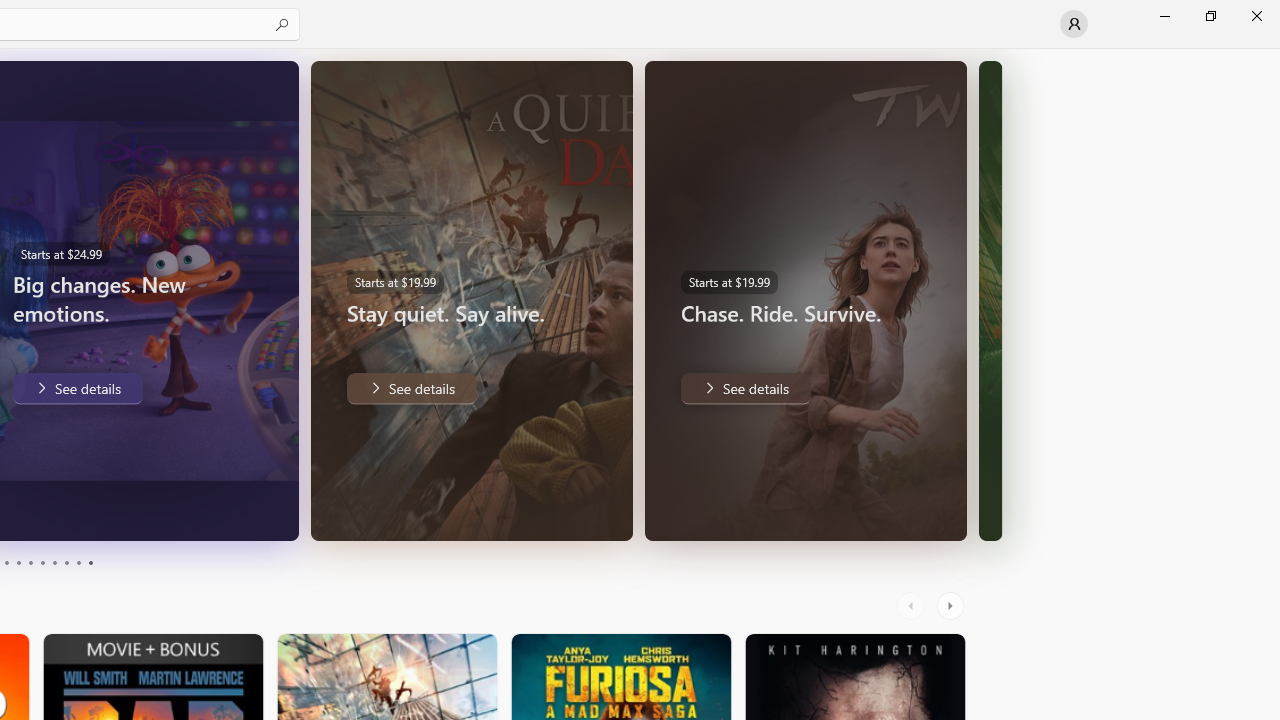  Describe the element at coordinates (17, 563) in the screenshot. I see `'Page 4'` at that location.